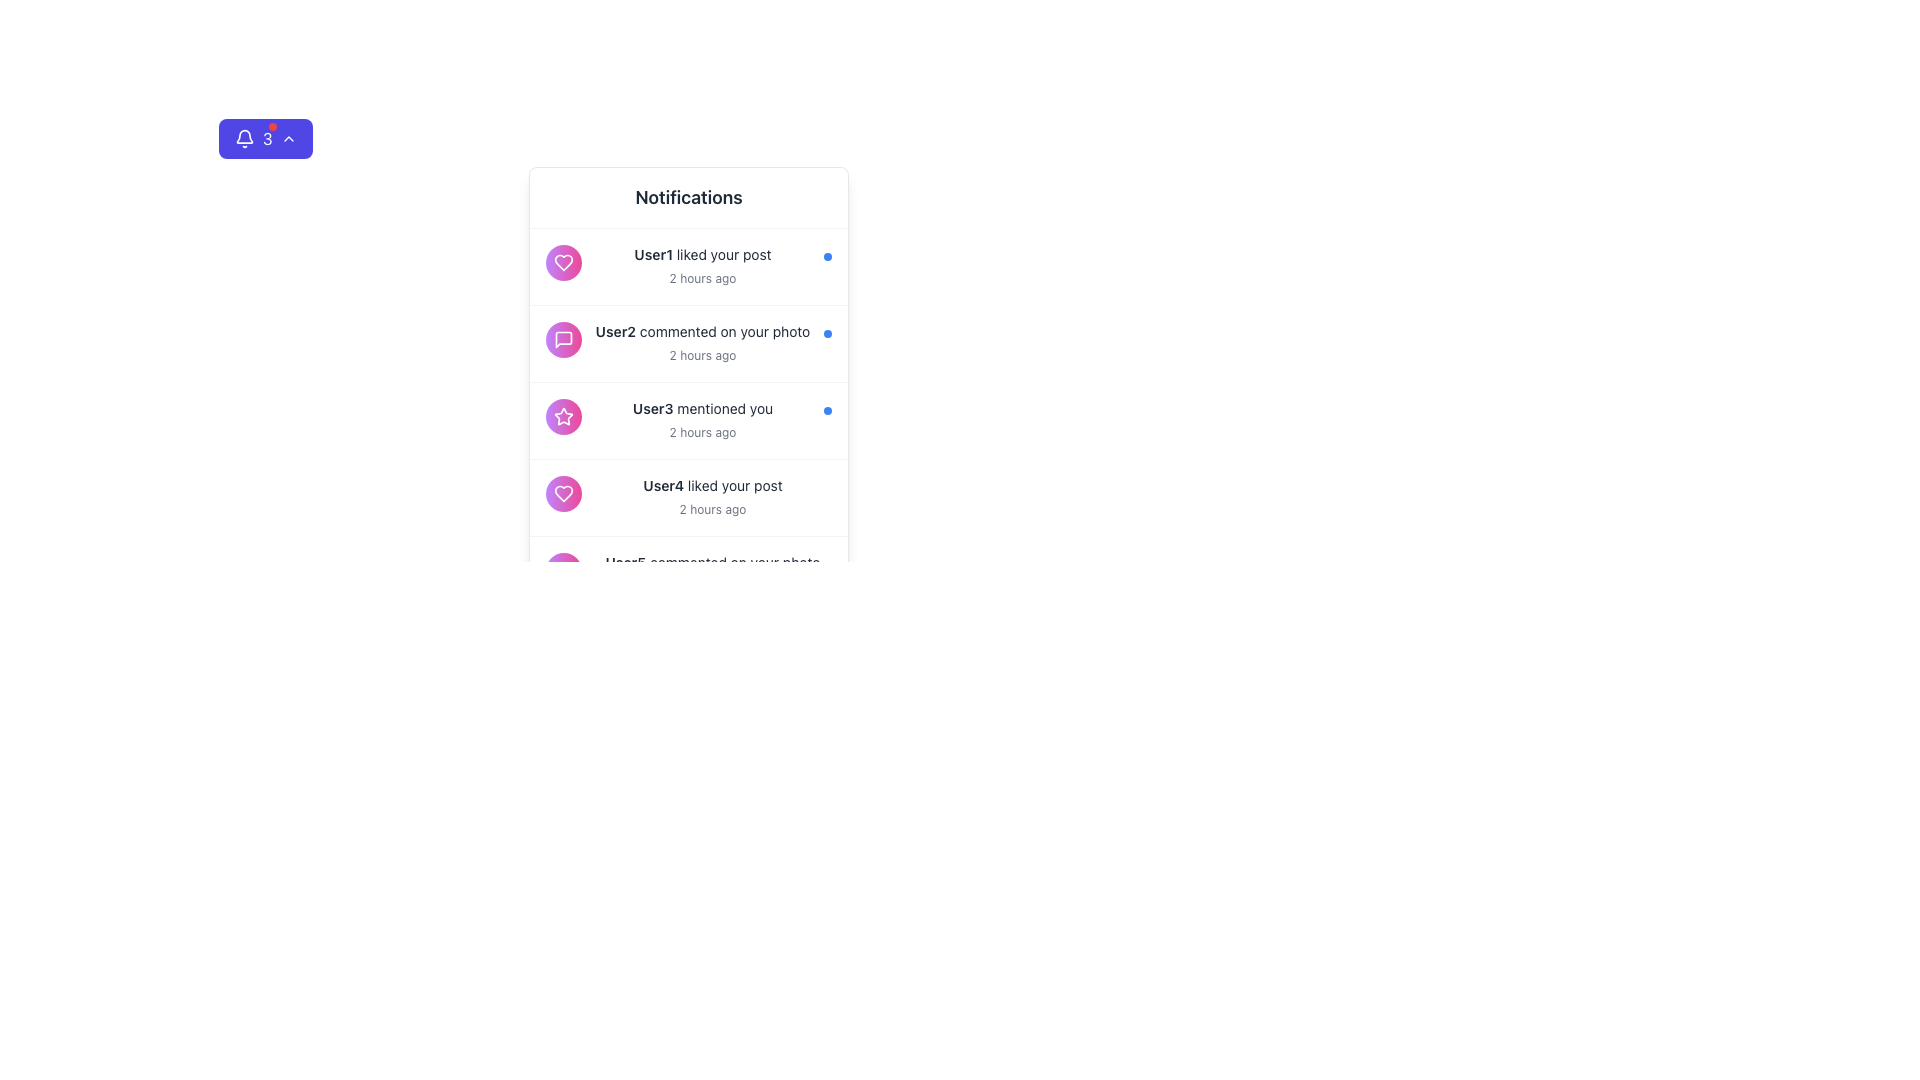 This screenshot has width=1920, height=1080. What do you see at coordinates (624, 562) in the screenshot?
I see `the label displaying the identifier 'User5', which is part of the fifth notification entry in the 'Notifications' list` at bounding box center [624, 562].